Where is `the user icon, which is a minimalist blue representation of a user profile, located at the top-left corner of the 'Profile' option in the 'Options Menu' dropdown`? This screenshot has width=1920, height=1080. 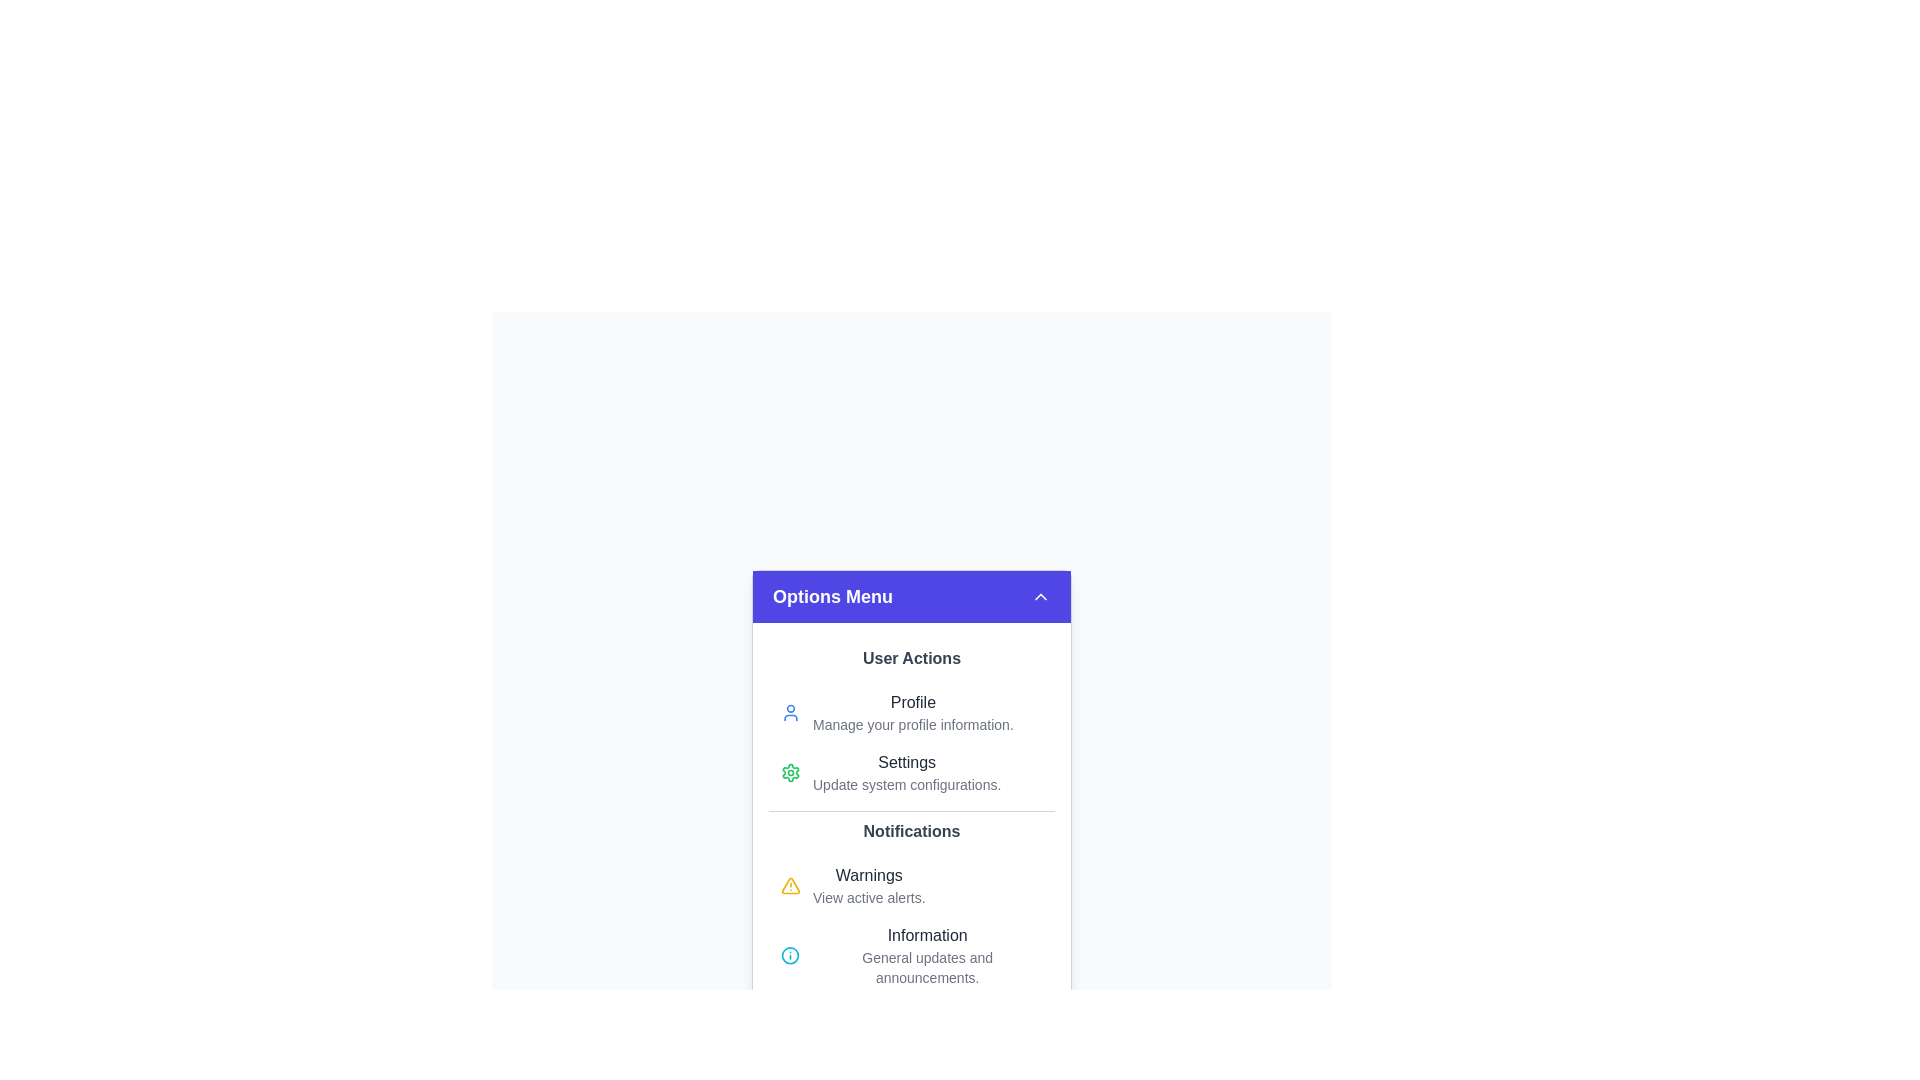 the user icon, which is a minimalist blue representation of a user profile, located at the top-left corner of the 'Profile' option in the 'Options Menu' dropdown is located at coordinates (790, 712).